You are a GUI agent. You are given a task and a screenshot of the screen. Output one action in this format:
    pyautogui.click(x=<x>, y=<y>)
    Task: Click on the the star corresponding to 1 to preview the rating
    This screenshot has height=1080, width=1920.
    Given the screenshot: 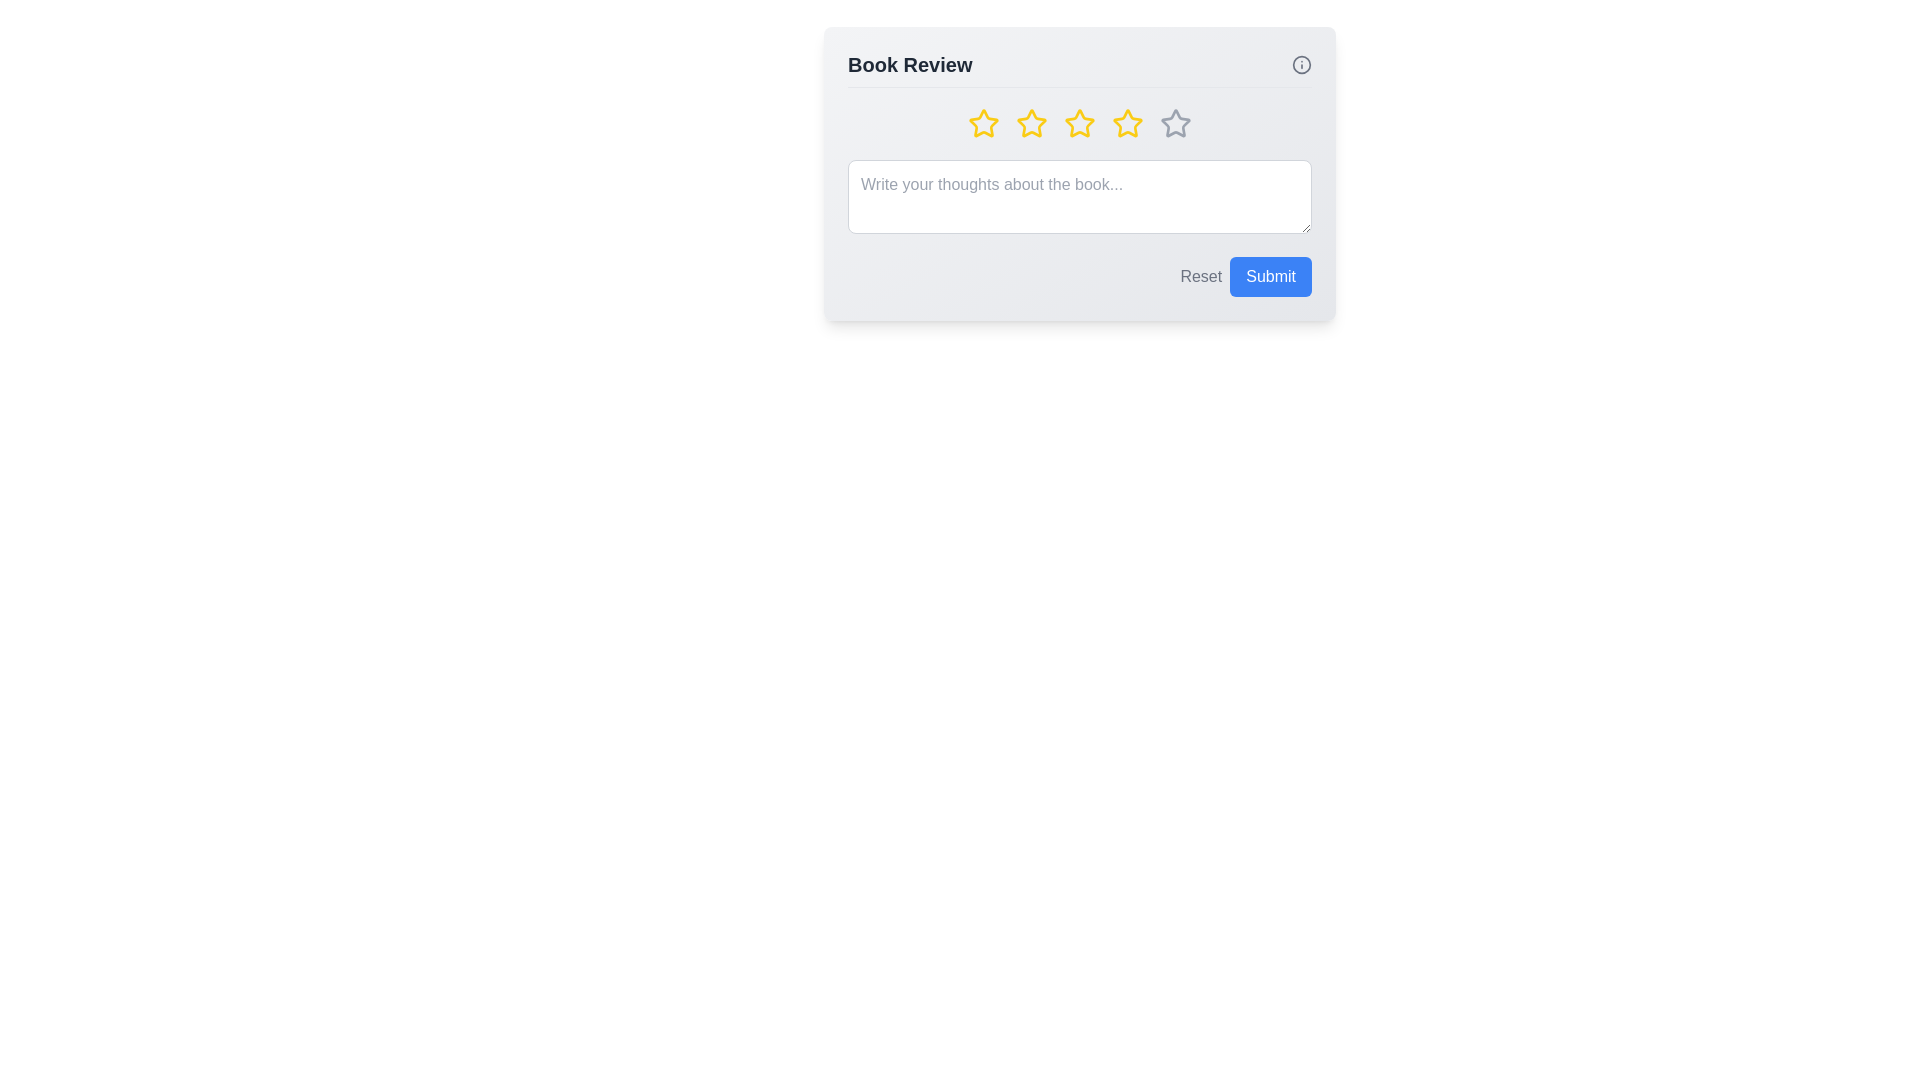 What is the action you would take?
    pyautogui.click(x=983, y=123)
    